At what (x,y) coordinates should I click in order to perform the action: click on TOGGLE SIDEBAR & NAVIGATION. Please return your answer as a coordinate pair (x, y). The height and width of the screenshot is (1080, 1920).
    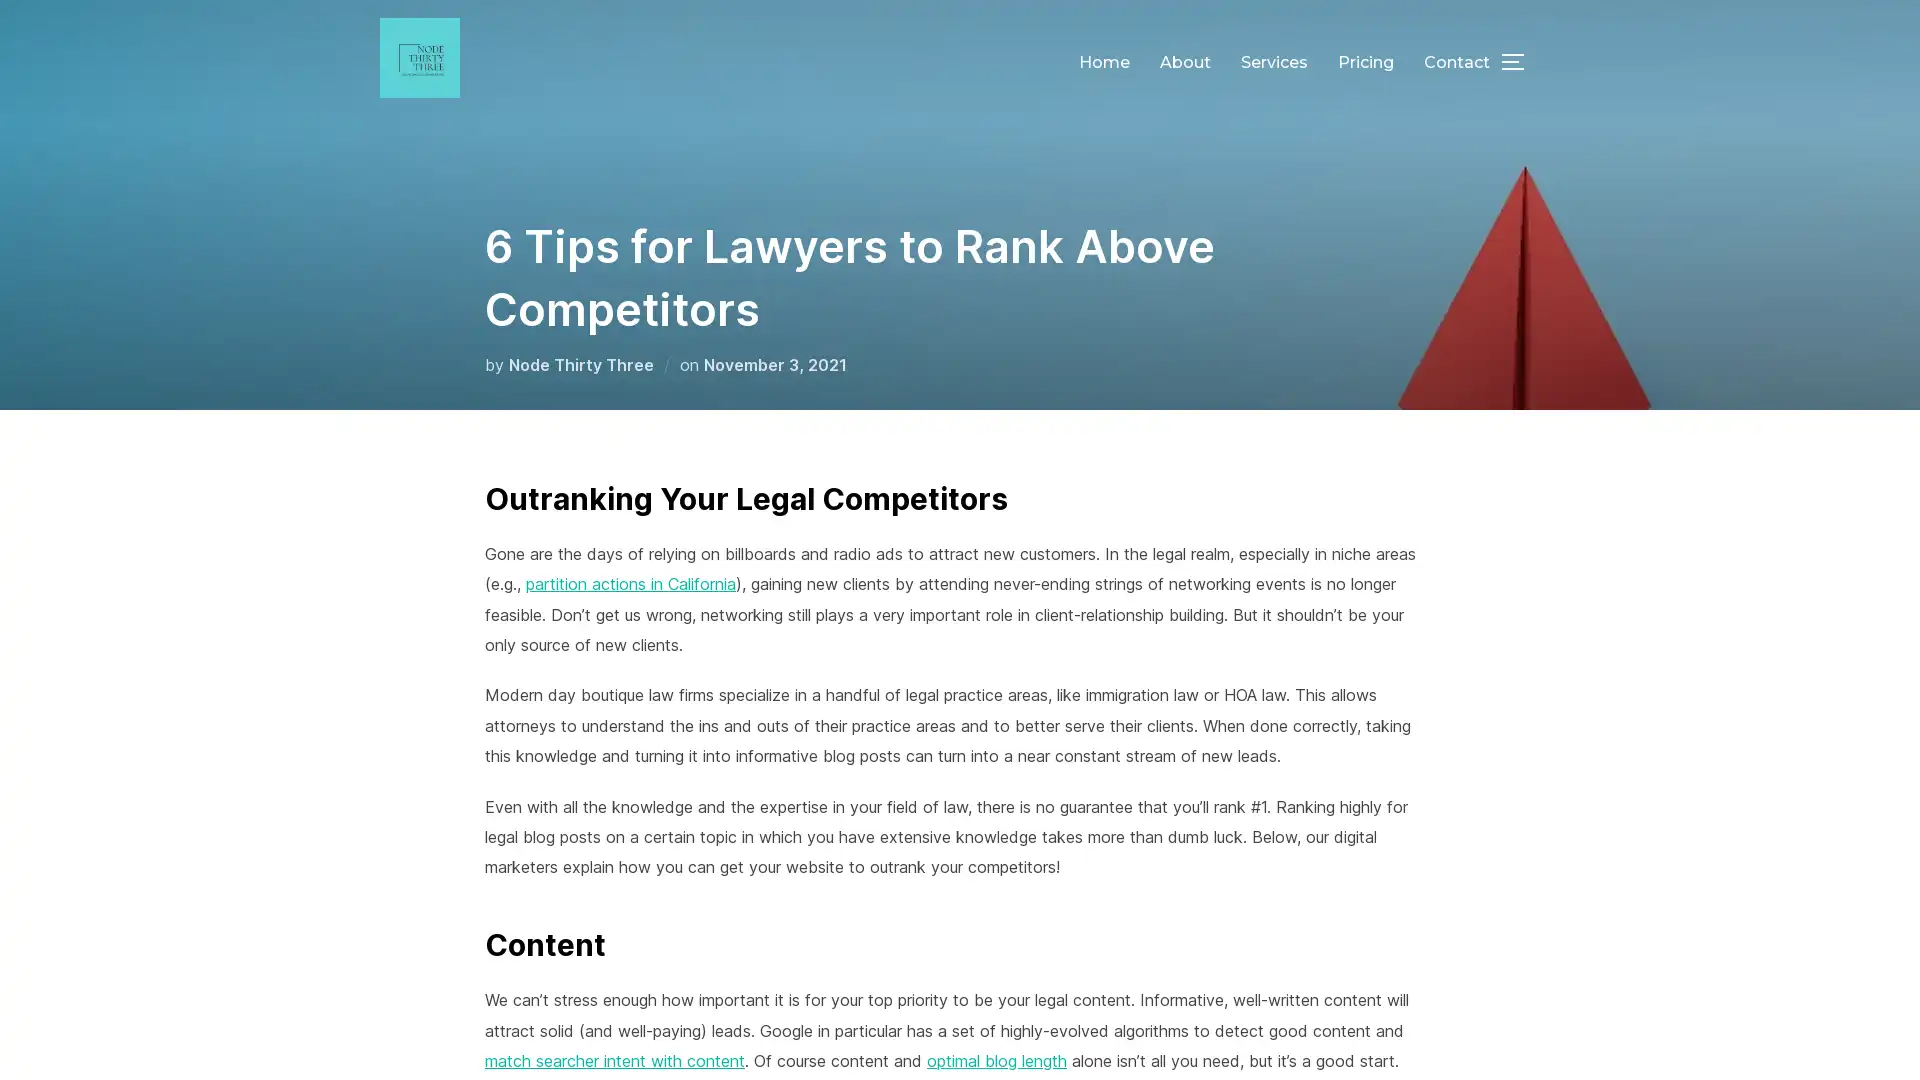
    Looking at the image, I should click on (1520, 60).